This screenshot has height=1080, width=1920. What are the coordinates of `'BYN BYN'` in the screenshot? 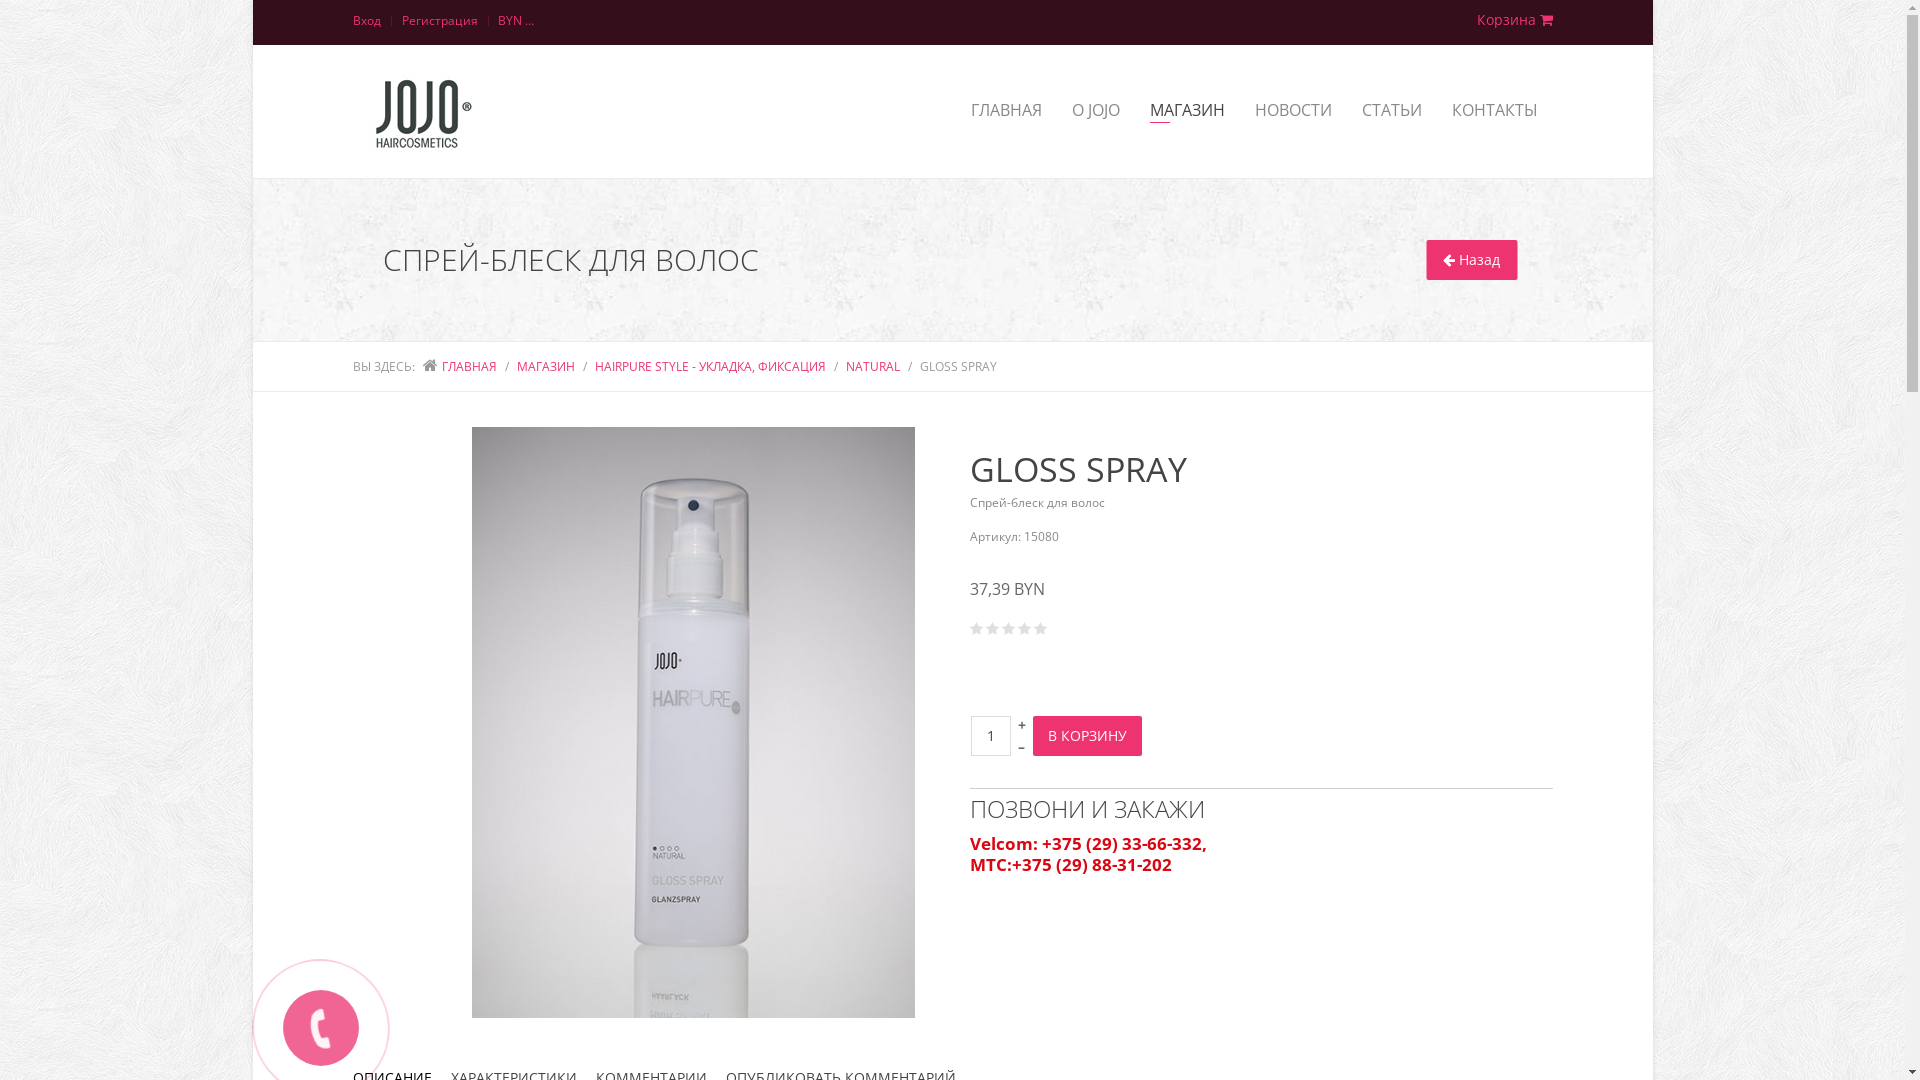 It's located at (517, 22).